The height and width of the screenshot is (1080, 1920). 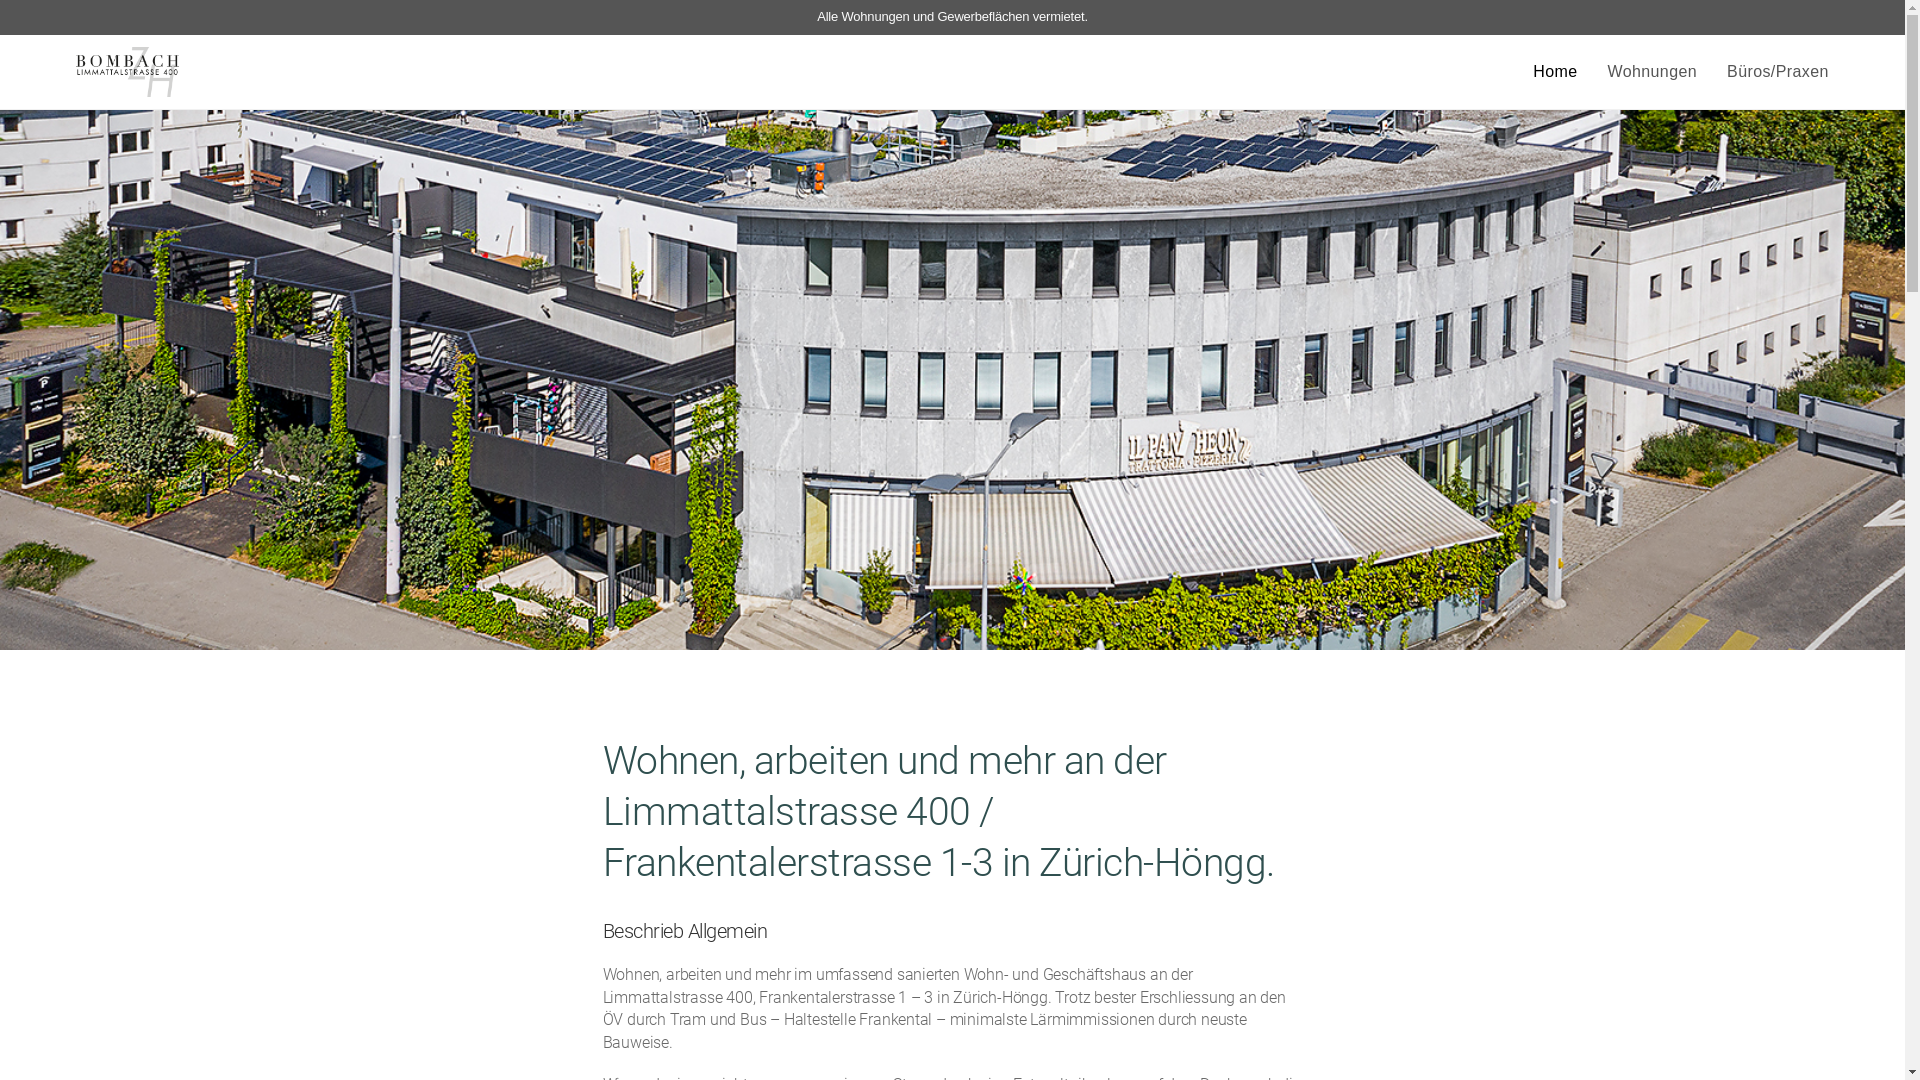 What do you see at coordinates (1651, 71) in the screenshot?
I see `'Wohnungen'` at bounding box center [1651, 71].